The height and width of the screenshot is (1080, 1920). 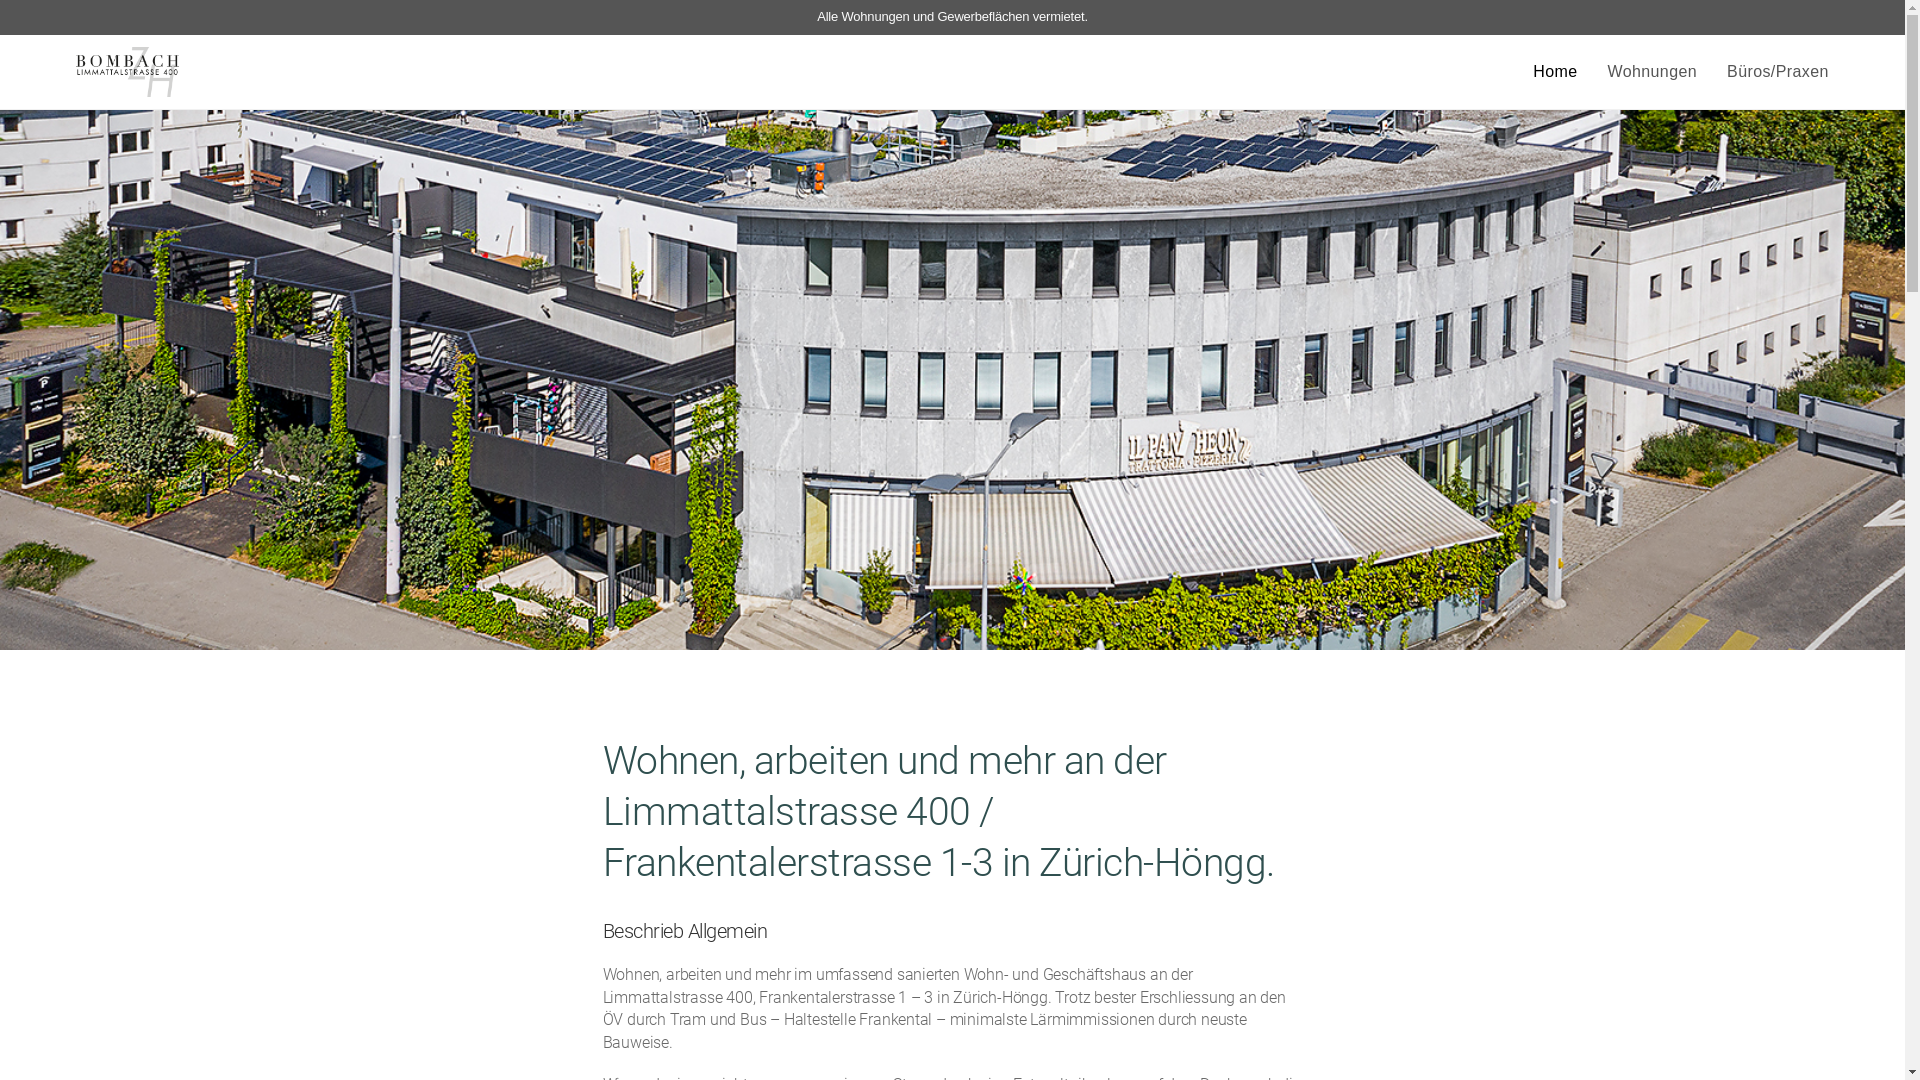 What do you see at coordinates (1651, 71) in the screenshot?
I see `'Wohnungen'` at bounding box center [1651, 71].